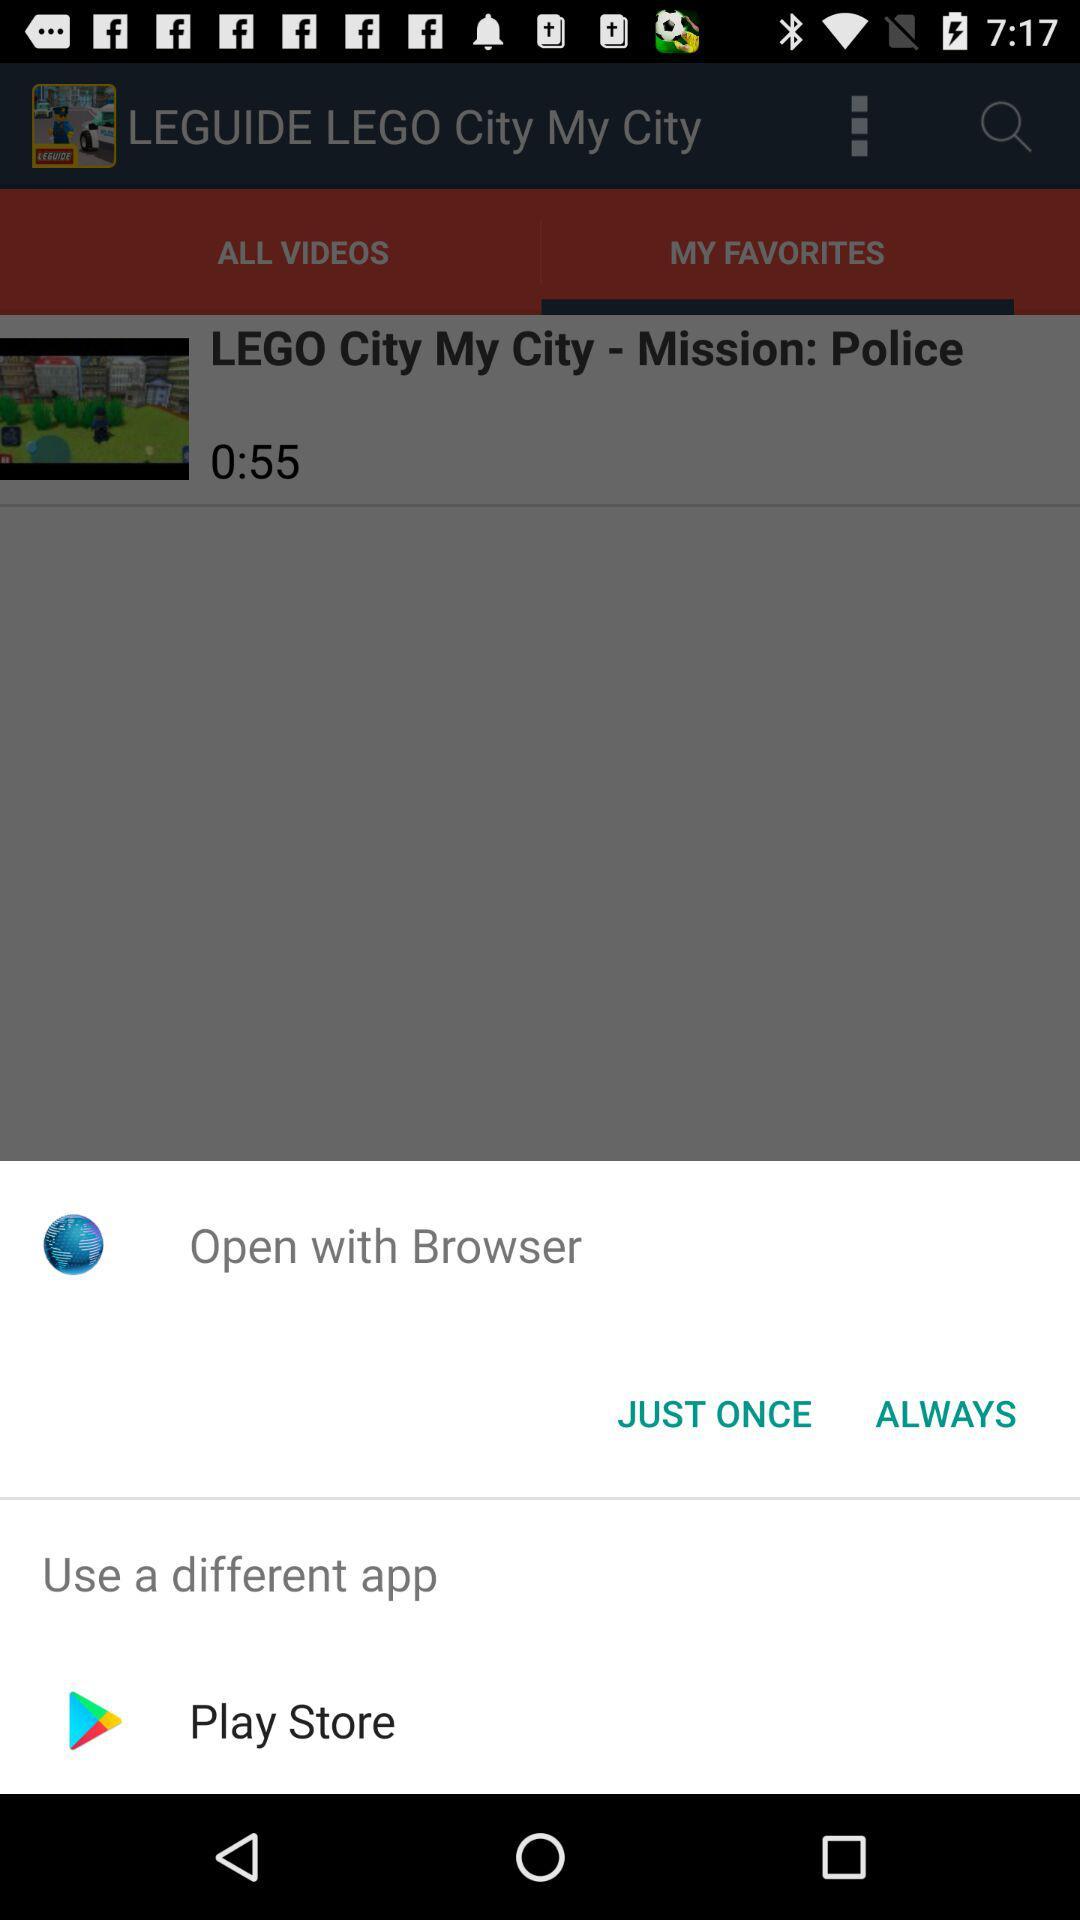  What do you see at coordinates (713, 1411) in the screenshot?
I see `just once icon` at bounding box center [713, 1411].